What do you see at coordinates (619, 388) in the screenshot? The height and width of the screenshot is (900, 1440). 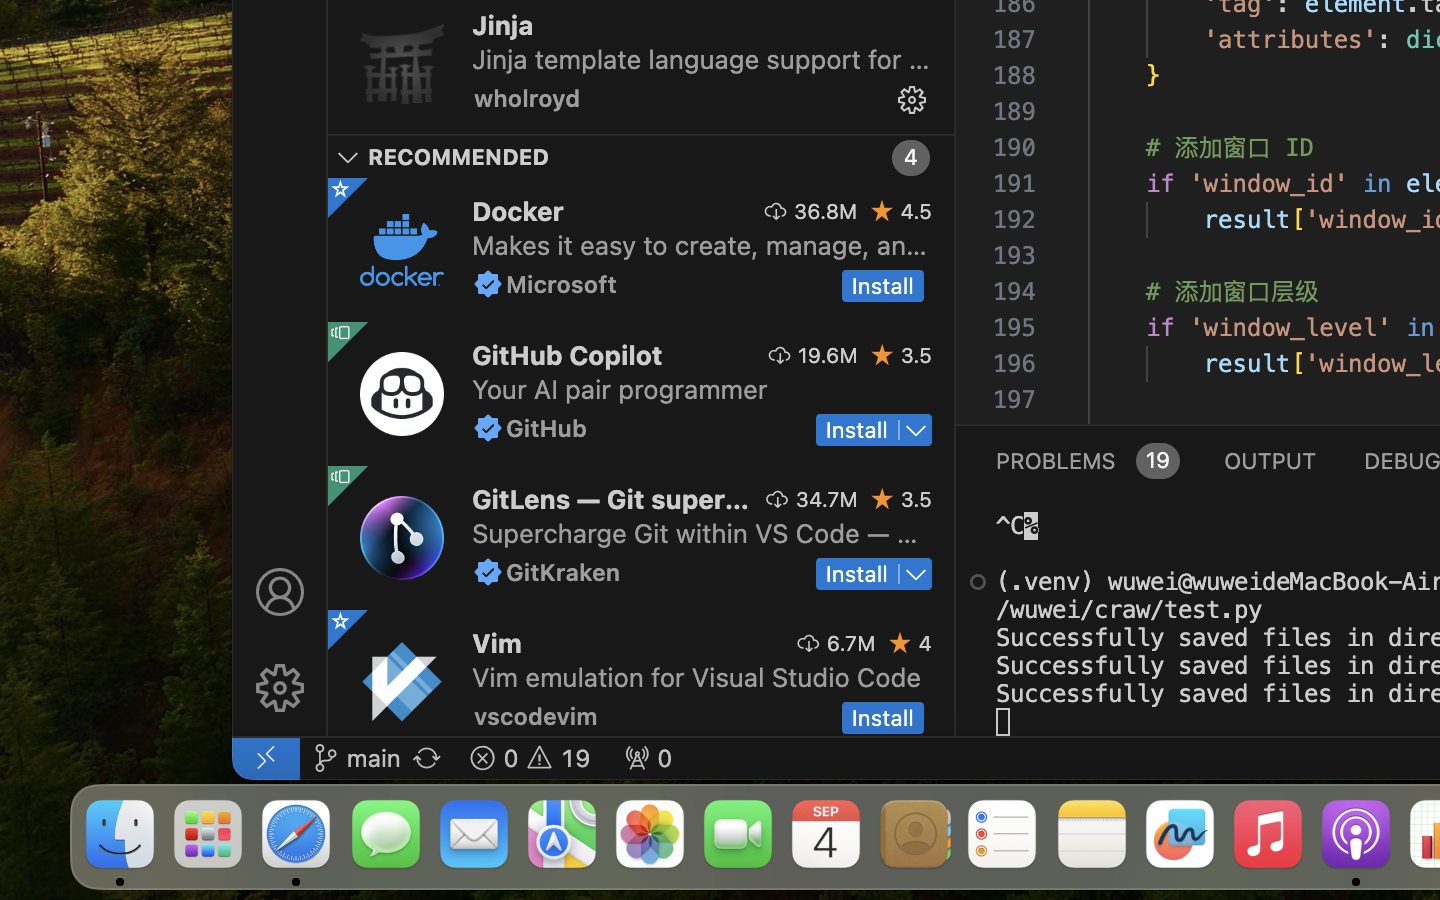 I see `'Your AI pair programmer'` at bounding box center [619, 388].